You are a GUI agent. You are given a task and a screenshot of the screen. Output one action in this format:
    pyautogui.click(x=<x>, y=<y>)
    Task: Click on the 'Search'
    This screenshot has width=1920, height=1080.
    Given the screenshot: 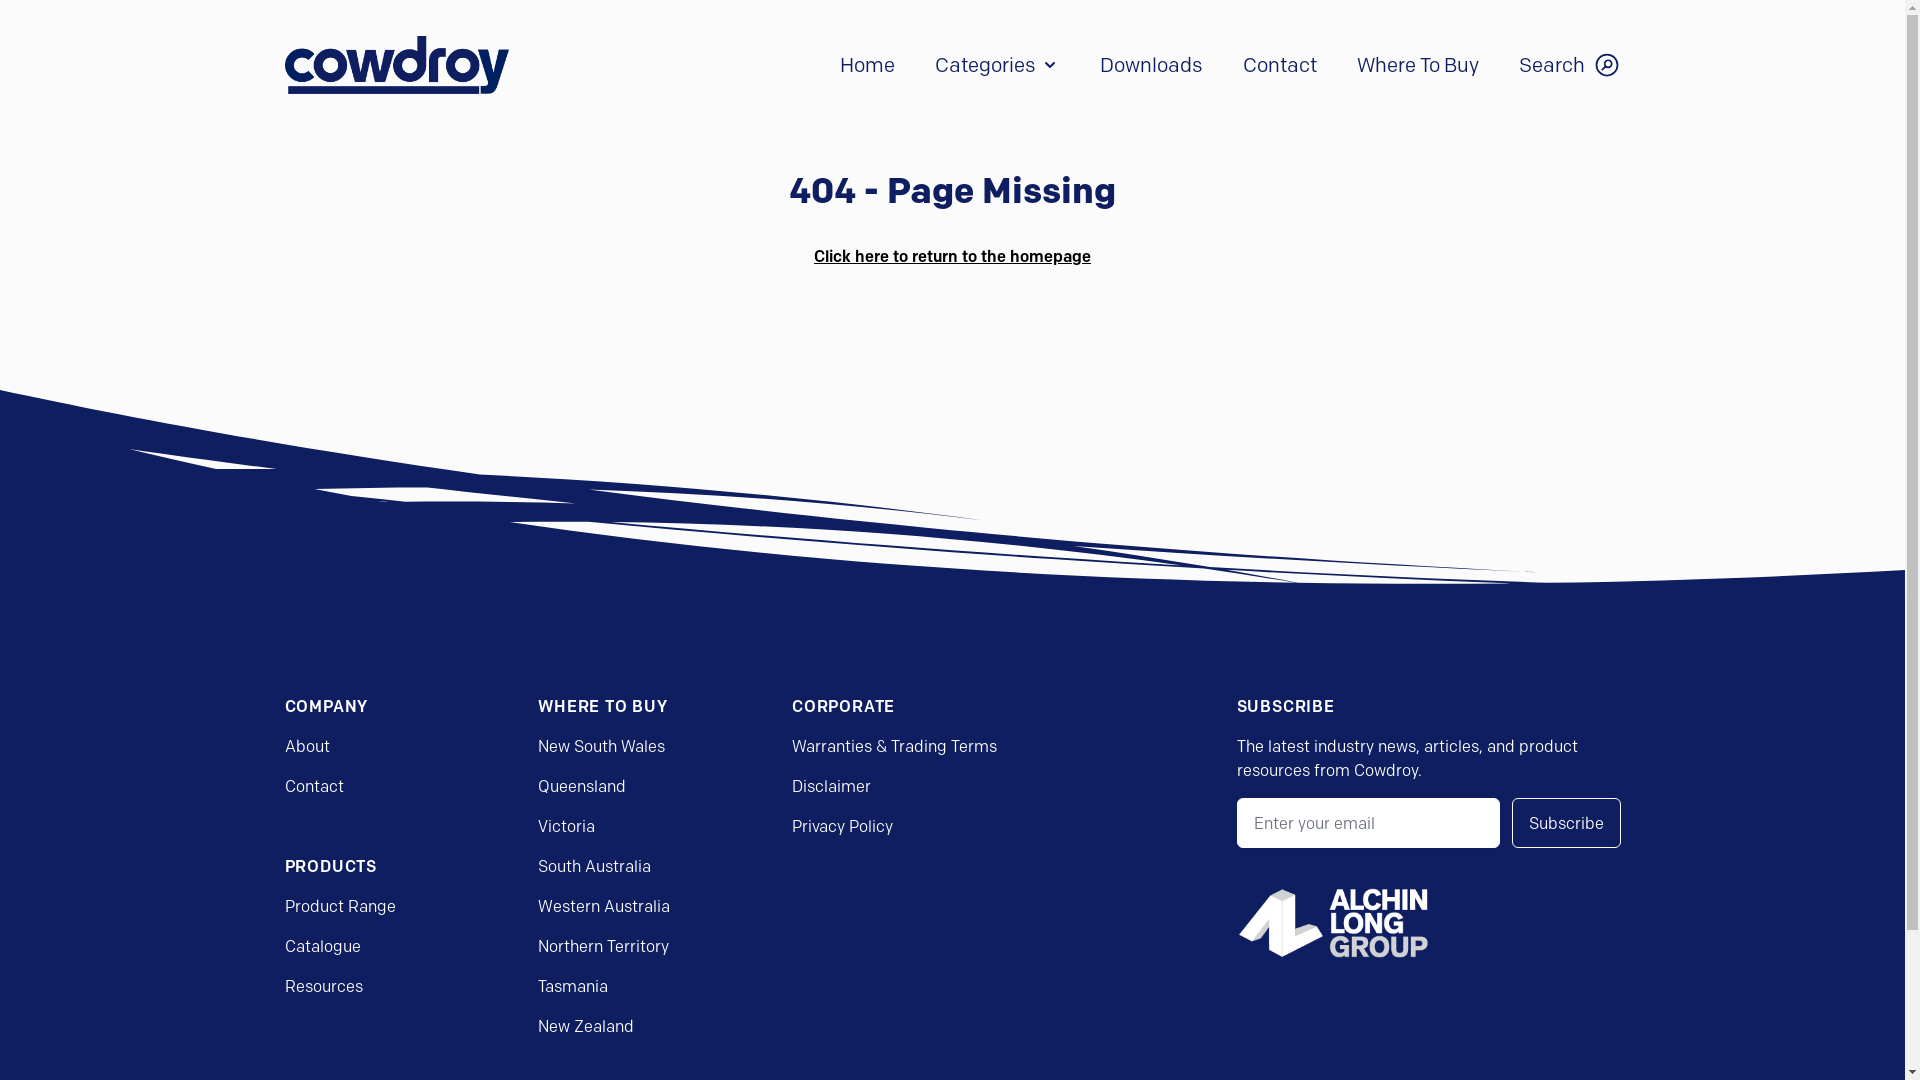 What is the action you would take?
    pyautogui.click(x=1568, y=64)
    